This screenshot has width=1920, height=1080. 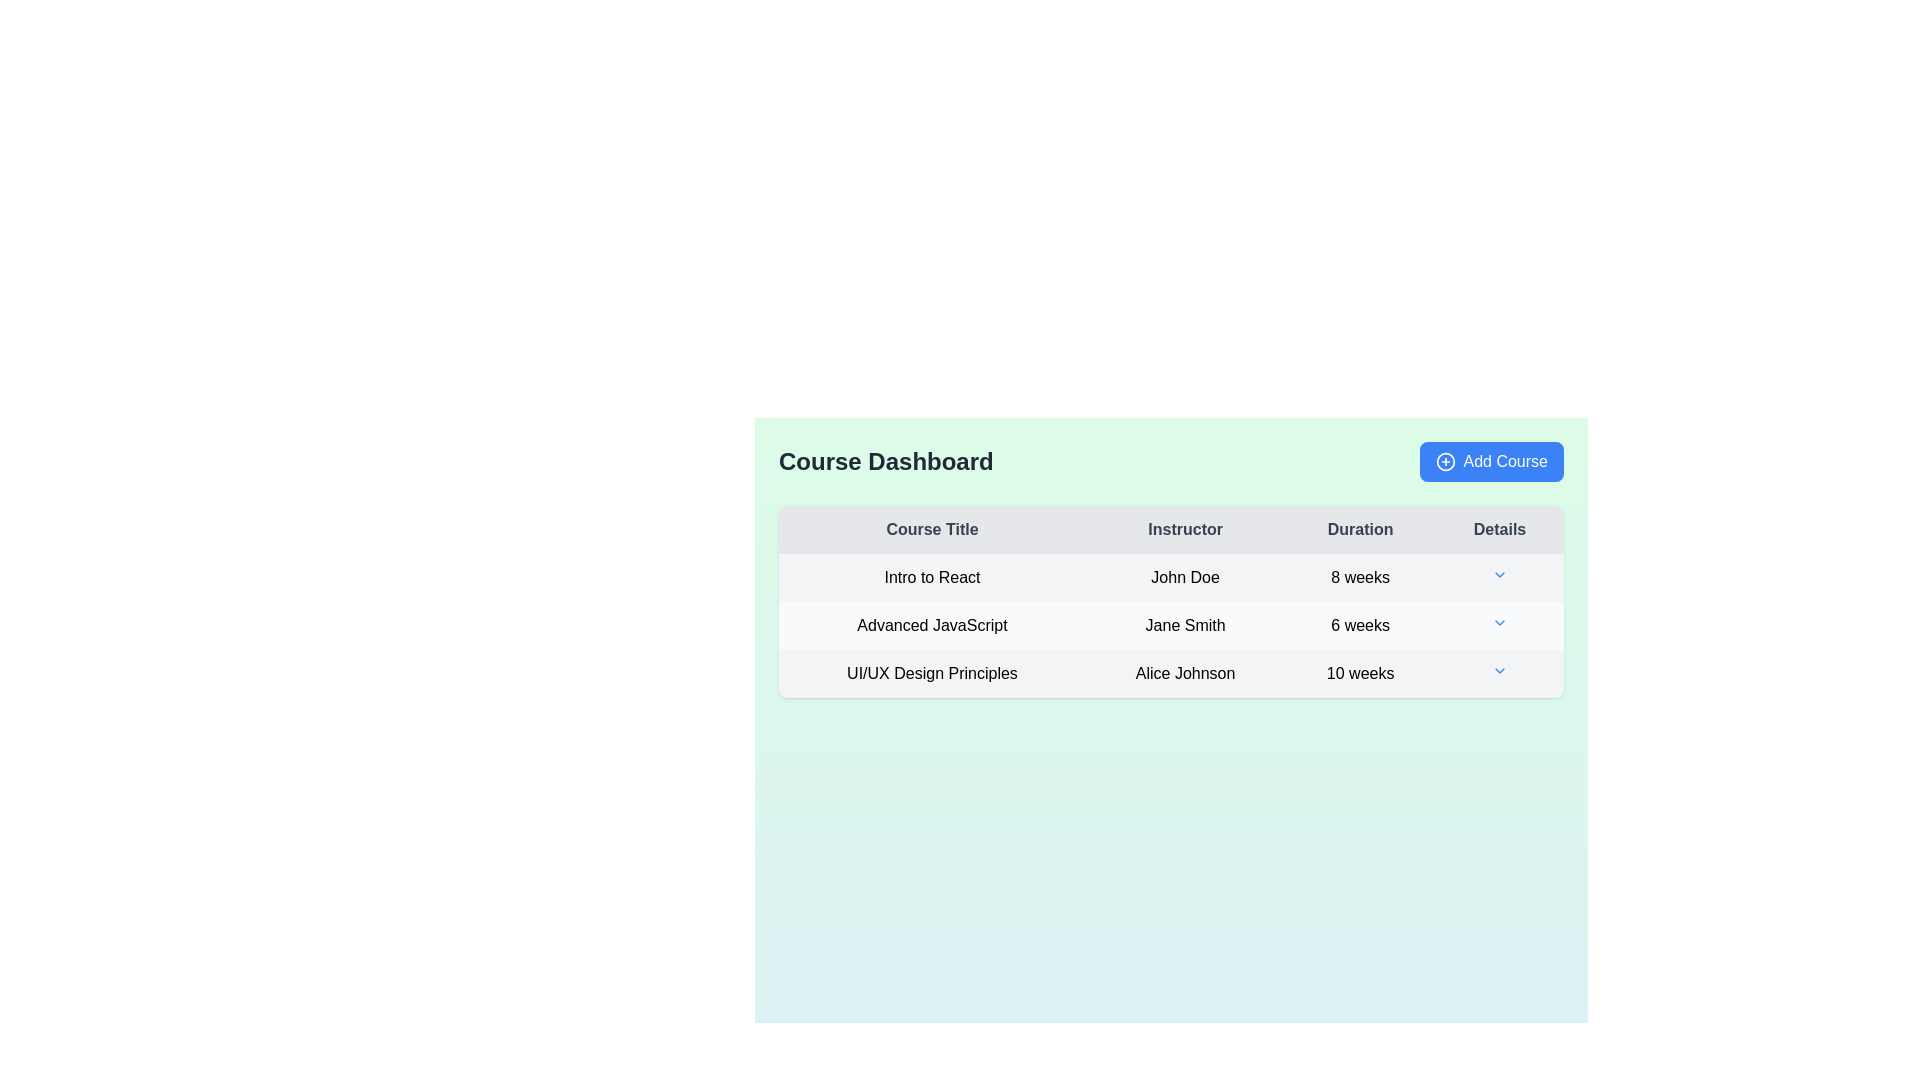 What do you see at coordinates (1171, 578) in the screenshot?
I see `the first row of the course entries table` at bounding box center [1171, 578].